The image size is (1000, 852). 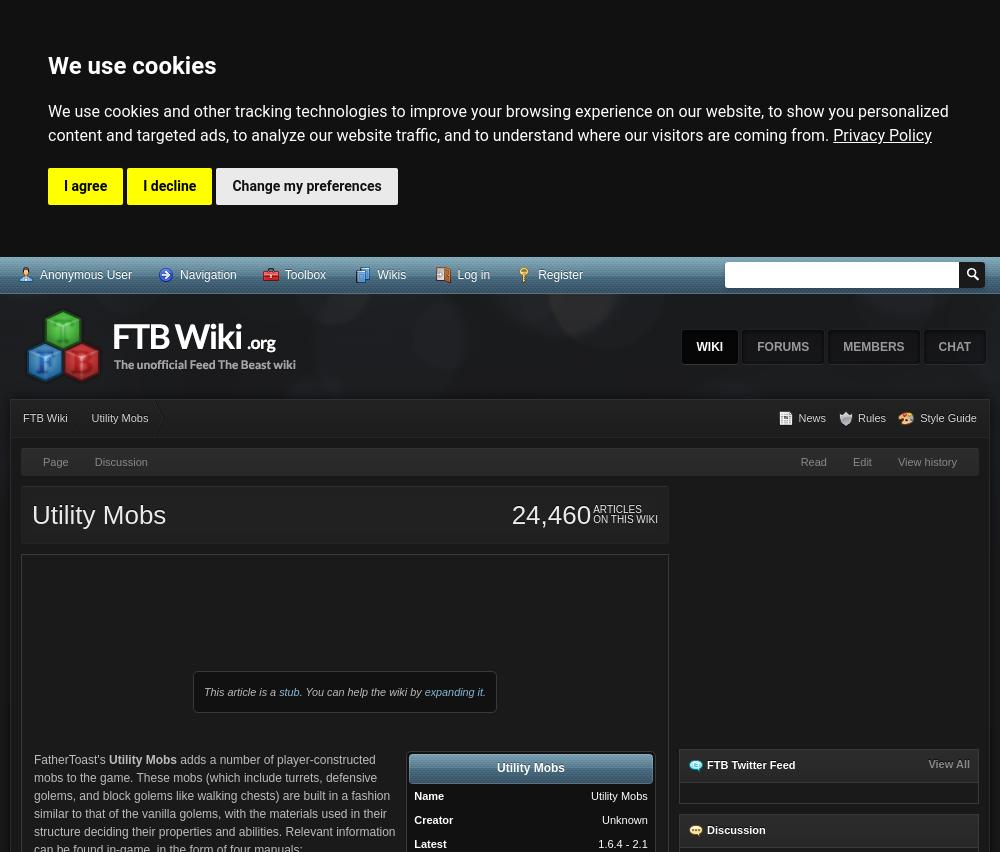 I want to click on 'View history', so click(x=927, y=462).